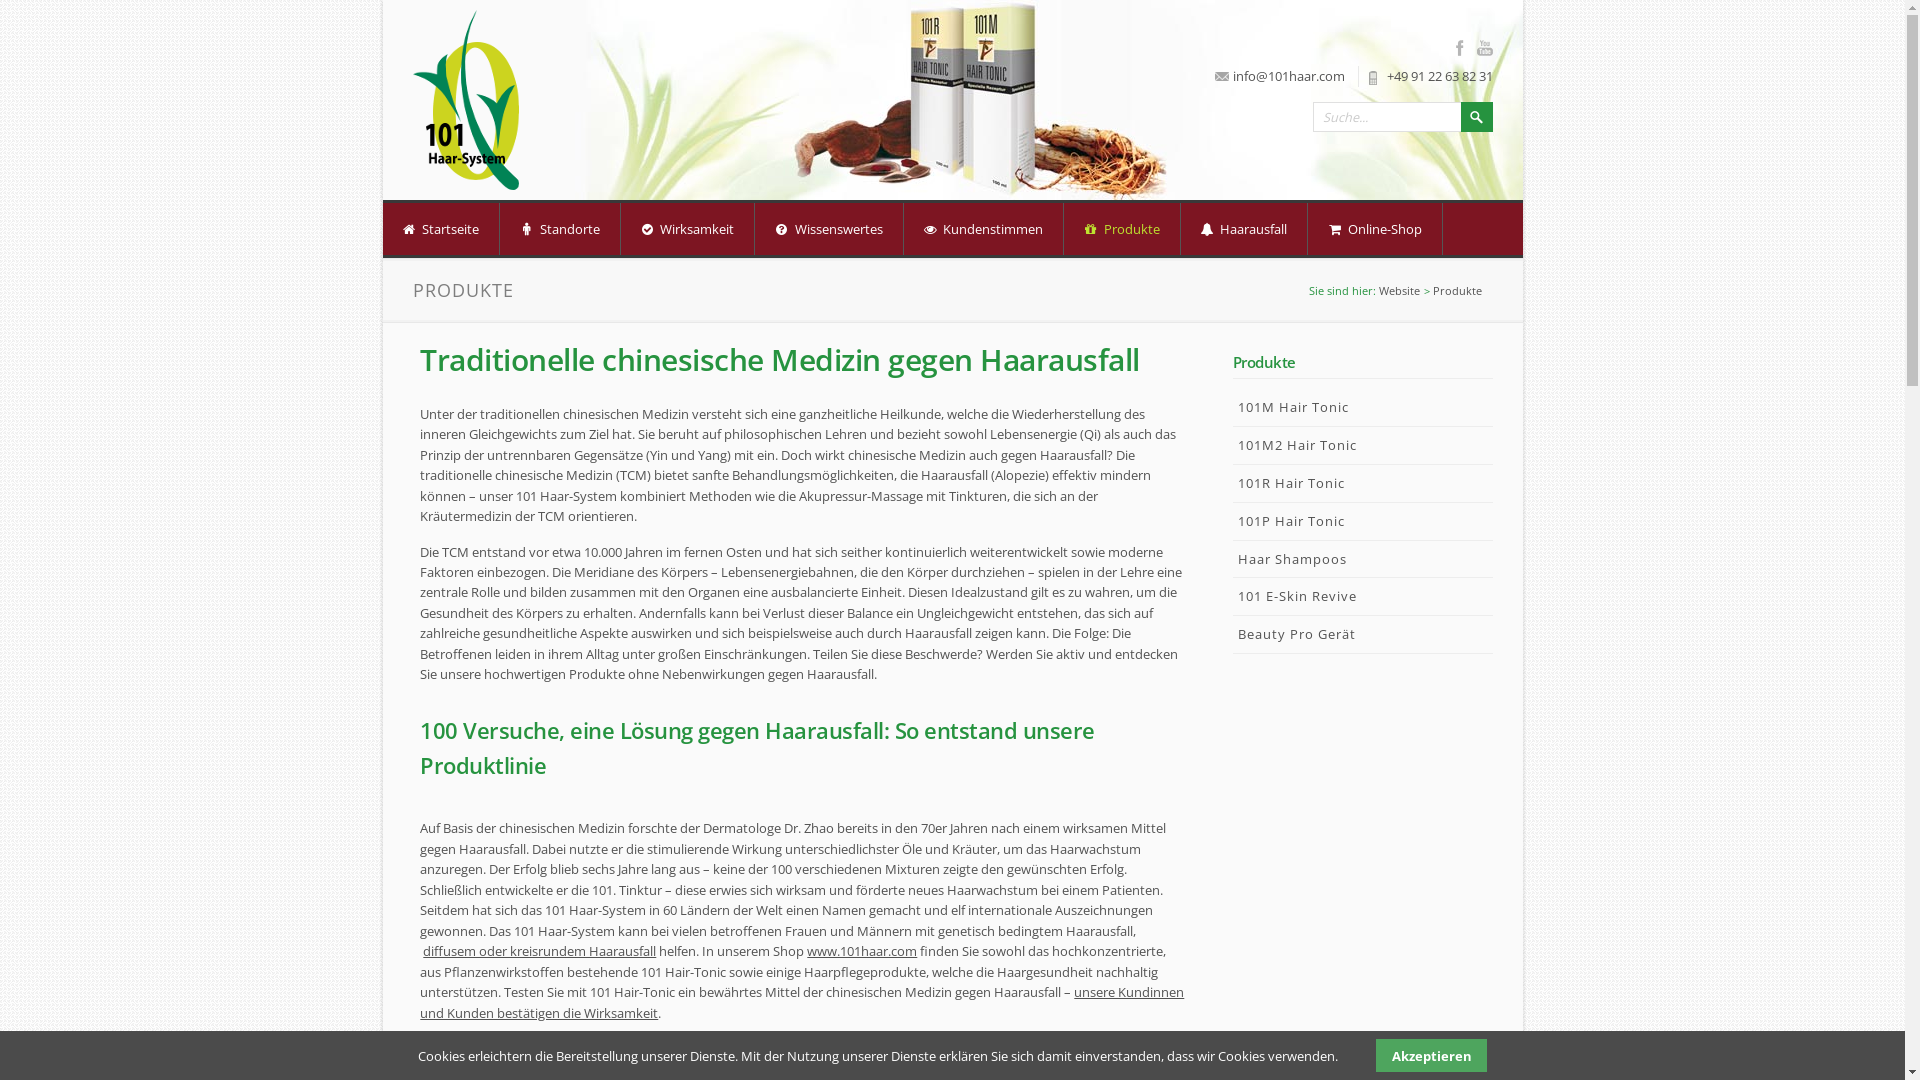 The width and height of the screenshot is (1920, 1080). I want to click on 'Haarausfall', so click(1242, 227).